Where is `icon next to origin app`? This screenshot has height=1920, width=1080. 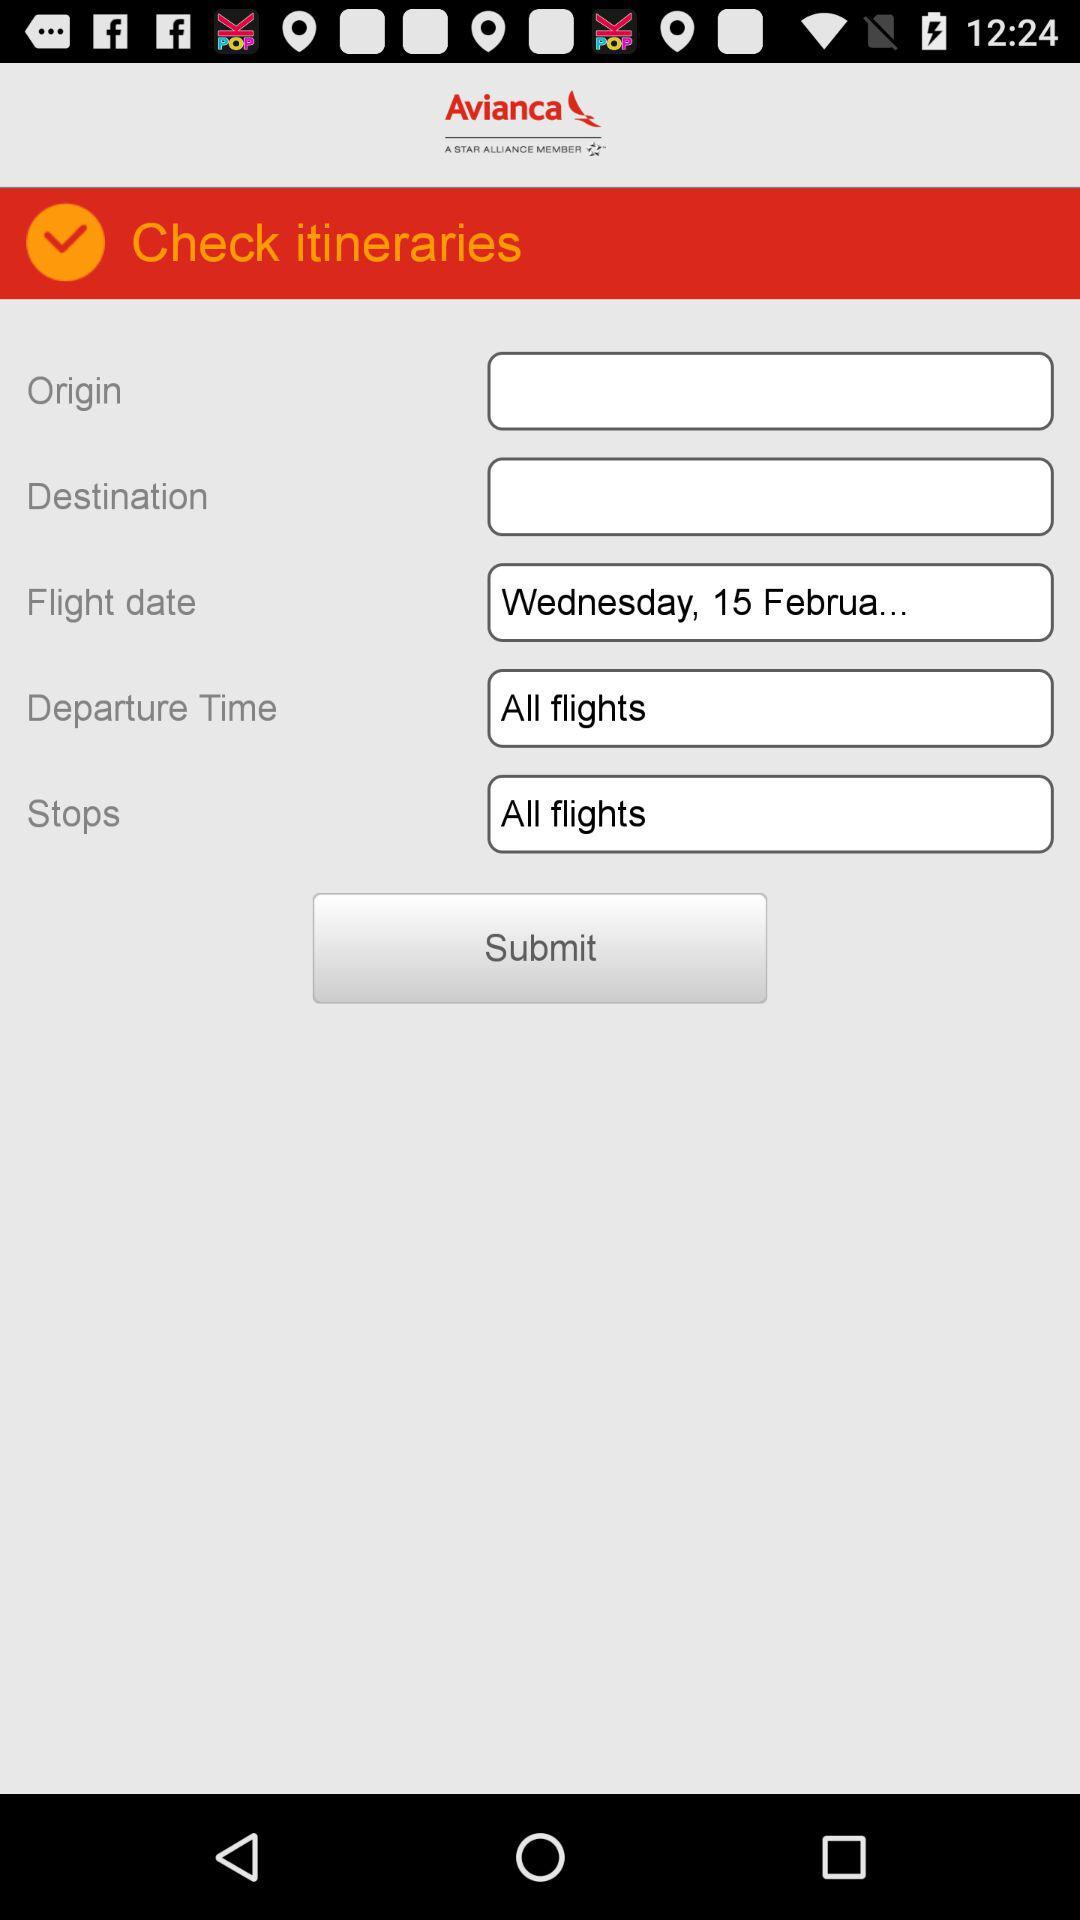 icon next to origin app is located at coordinates (769, 391).